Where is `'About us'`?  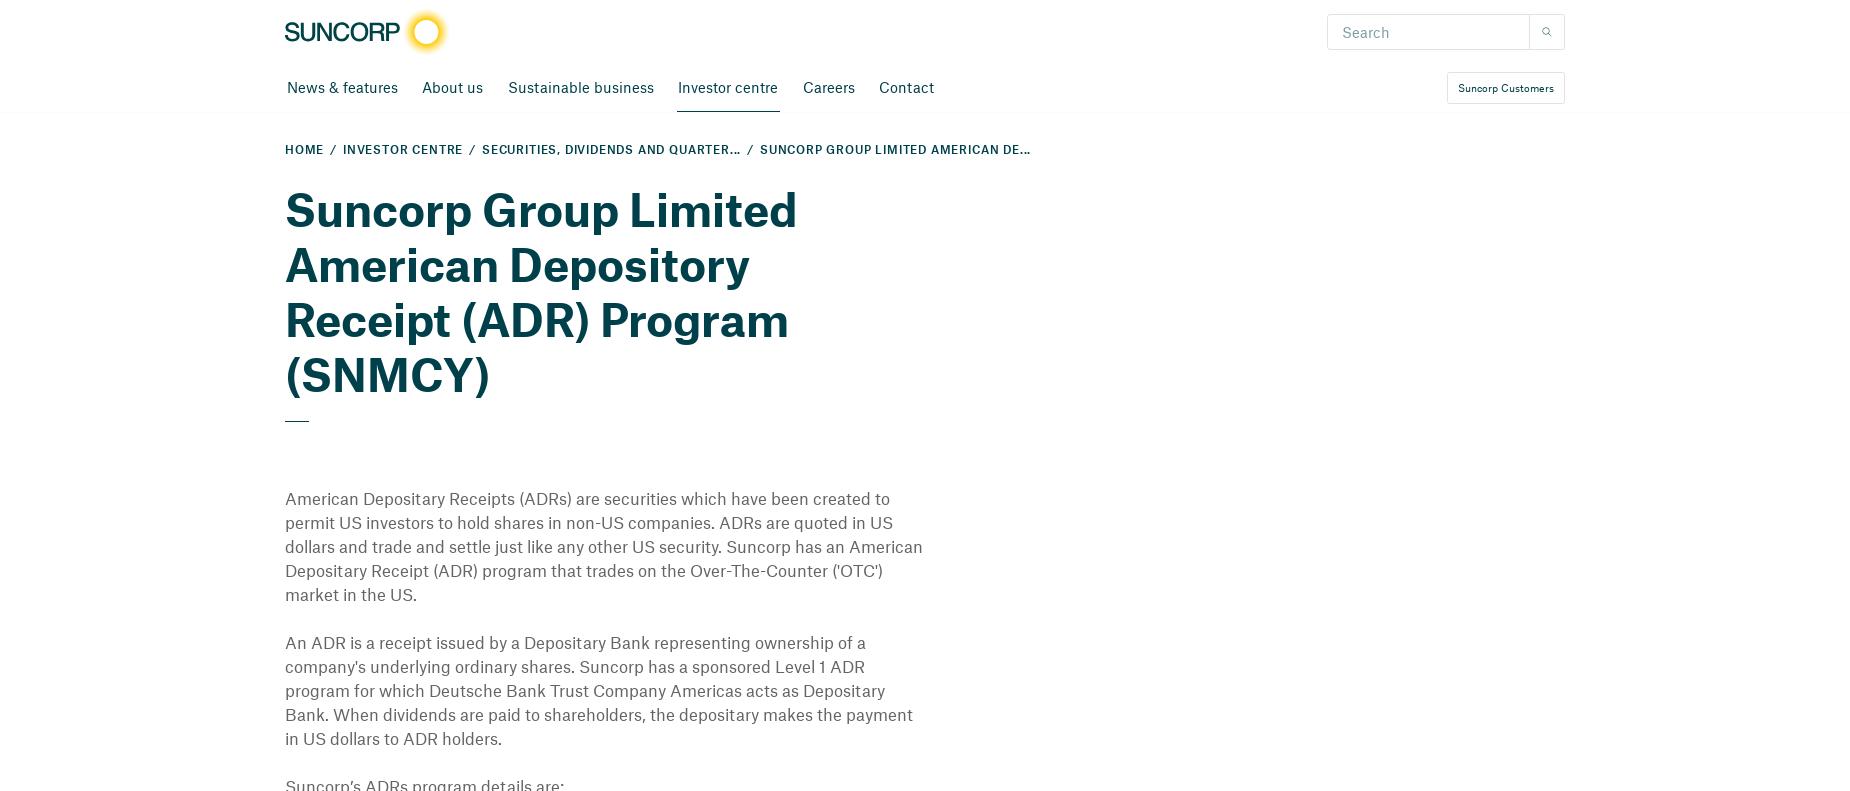
'About us' is located at coordinates (420, 87).